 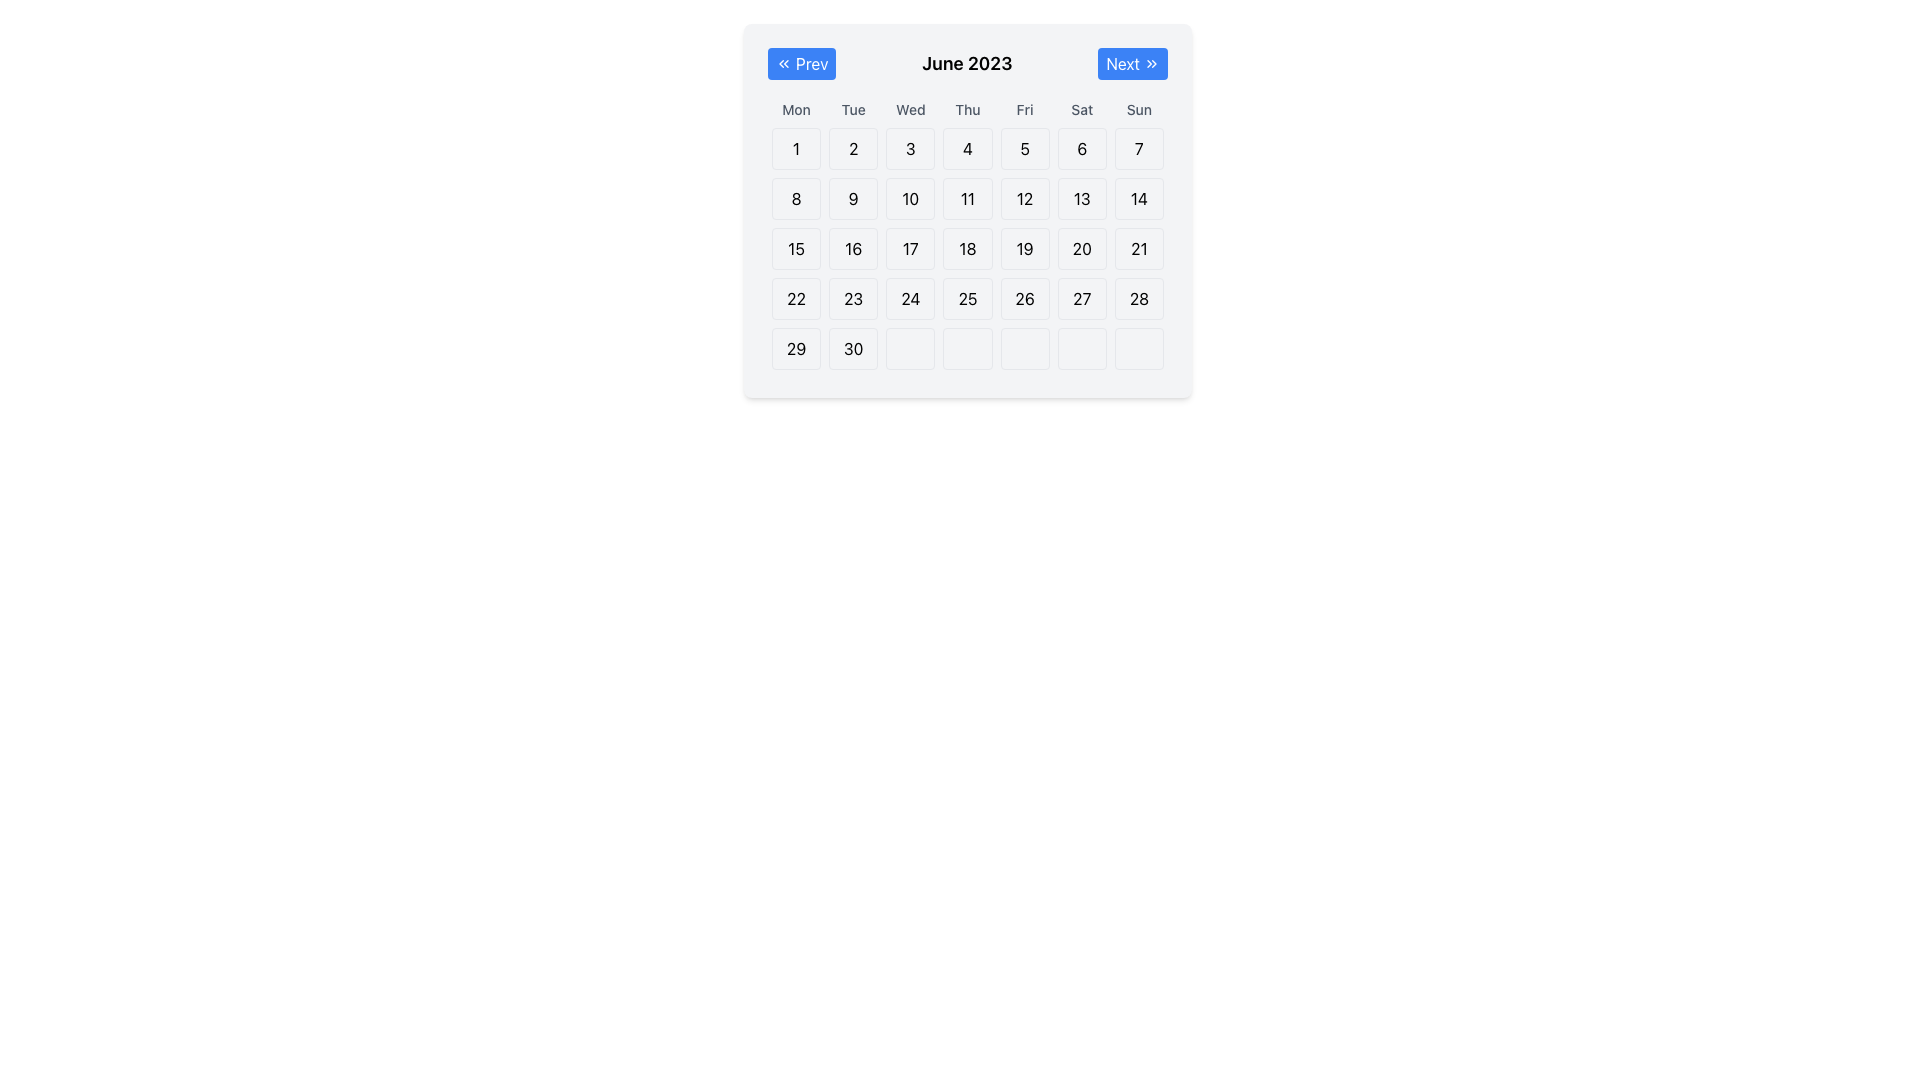 What do you see at coordinates (795, 299) in the screenshot?
I see `the first date cell in the fourth row of the calendar` at bounding box center [795, 299].